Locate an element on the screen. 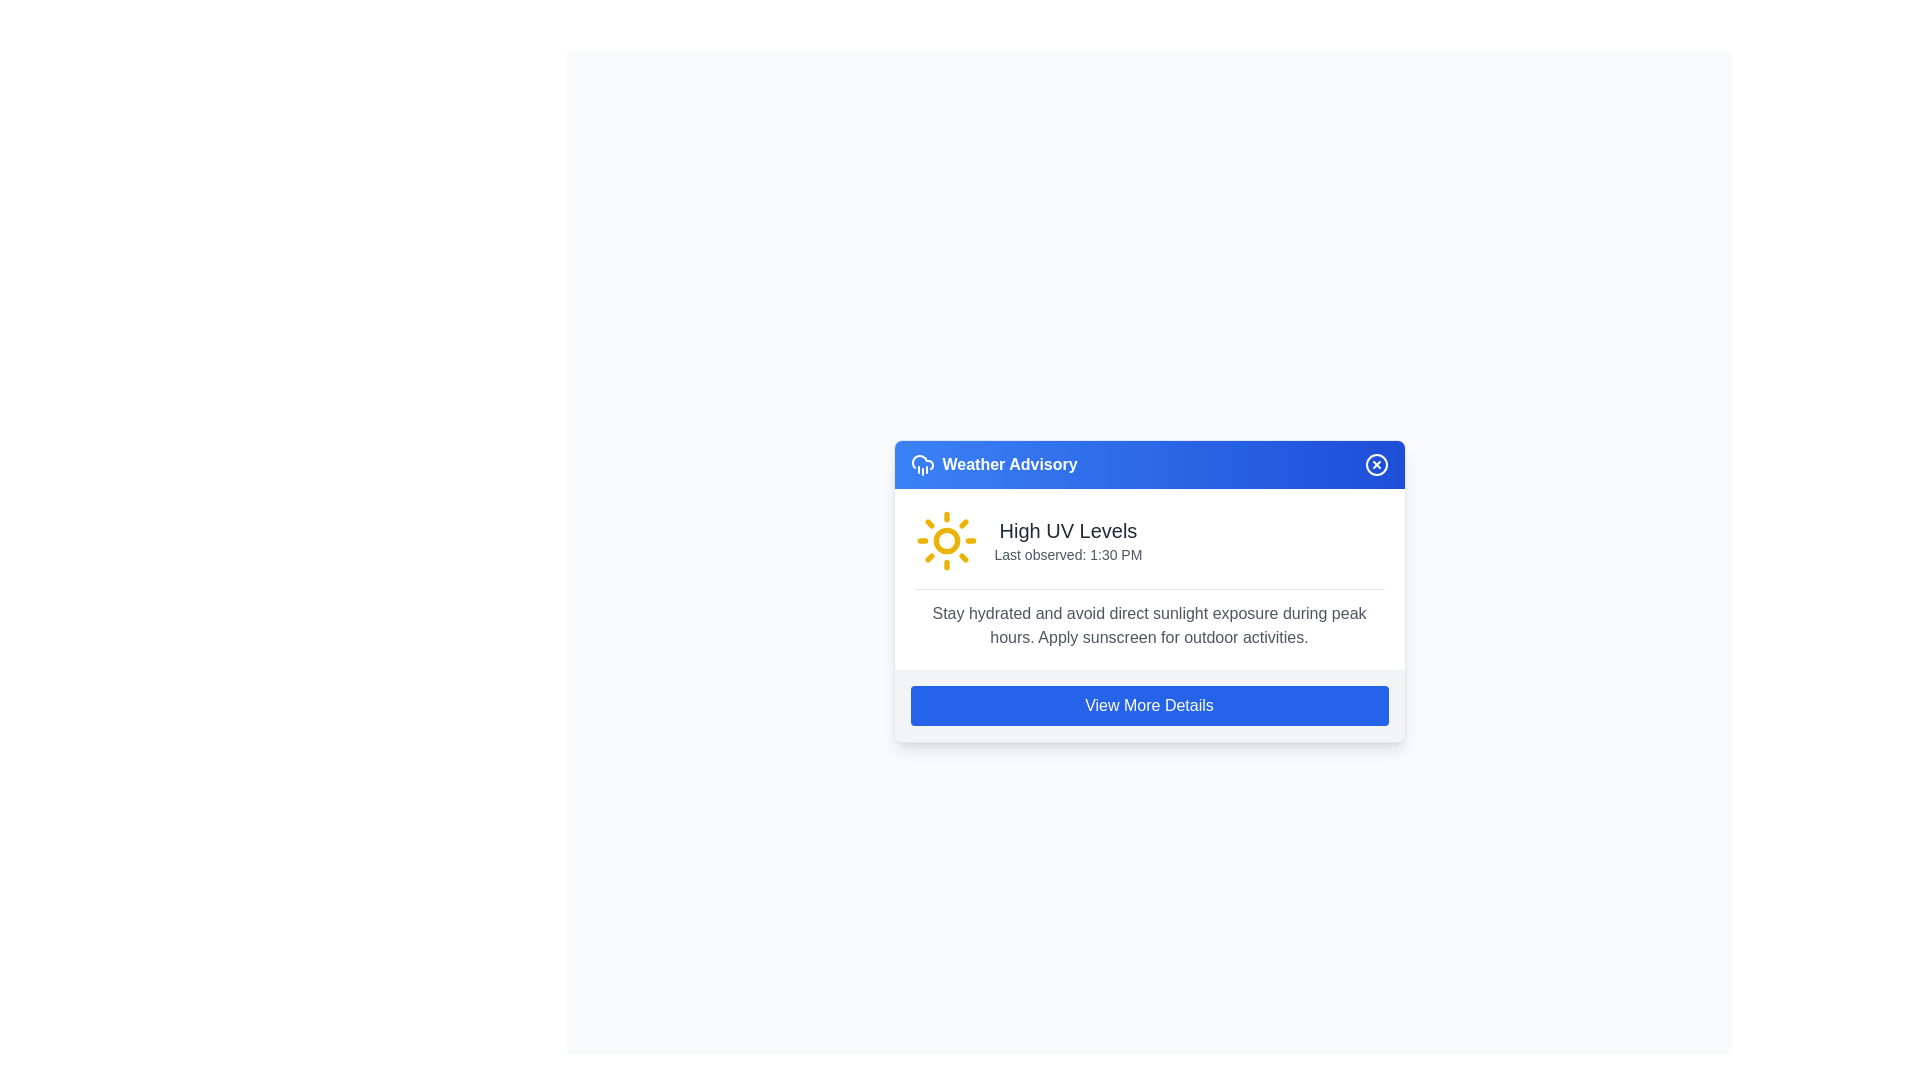 Image resolution: width=1920 pixels, height=1080 pixels. the Informational card section titled 'Weather Advisory' that provides information about high UV levels and protective measures, located centrally in the card under the blue title bar is located at coordinates (1149, 578).